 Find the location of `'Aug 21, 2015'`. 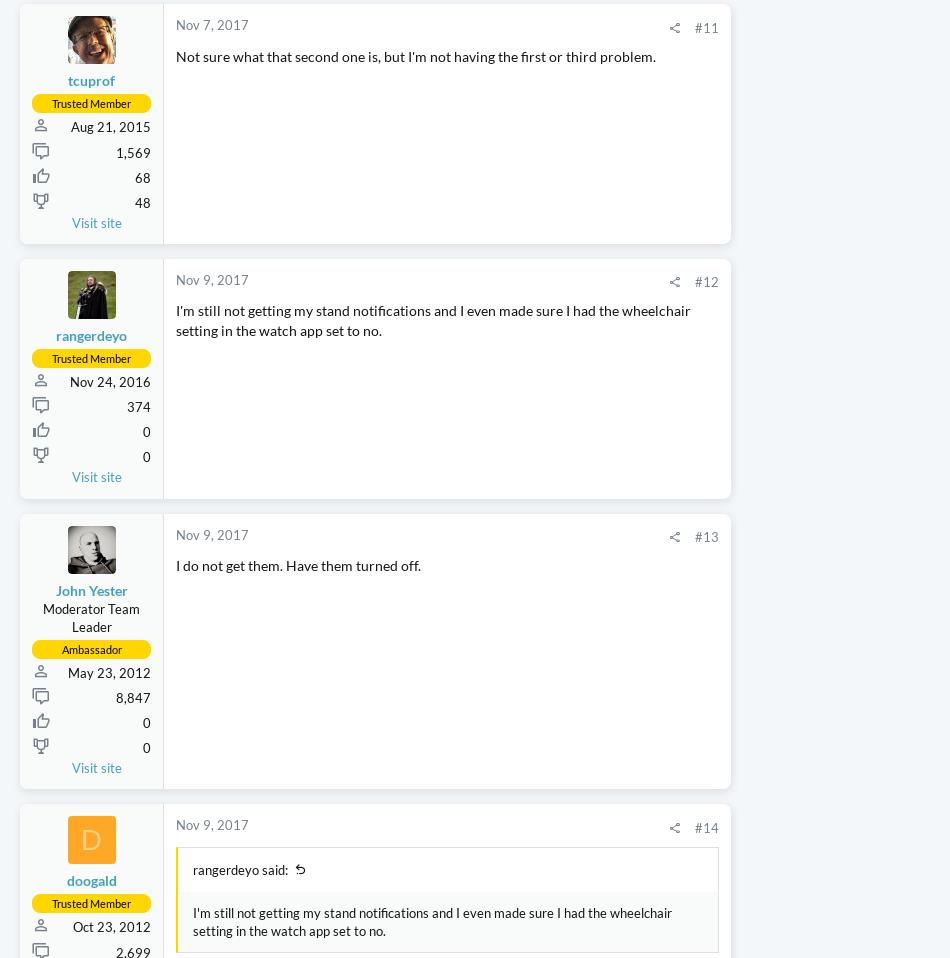

'Aug 21, 2015' is located at coordinates (110, 243).